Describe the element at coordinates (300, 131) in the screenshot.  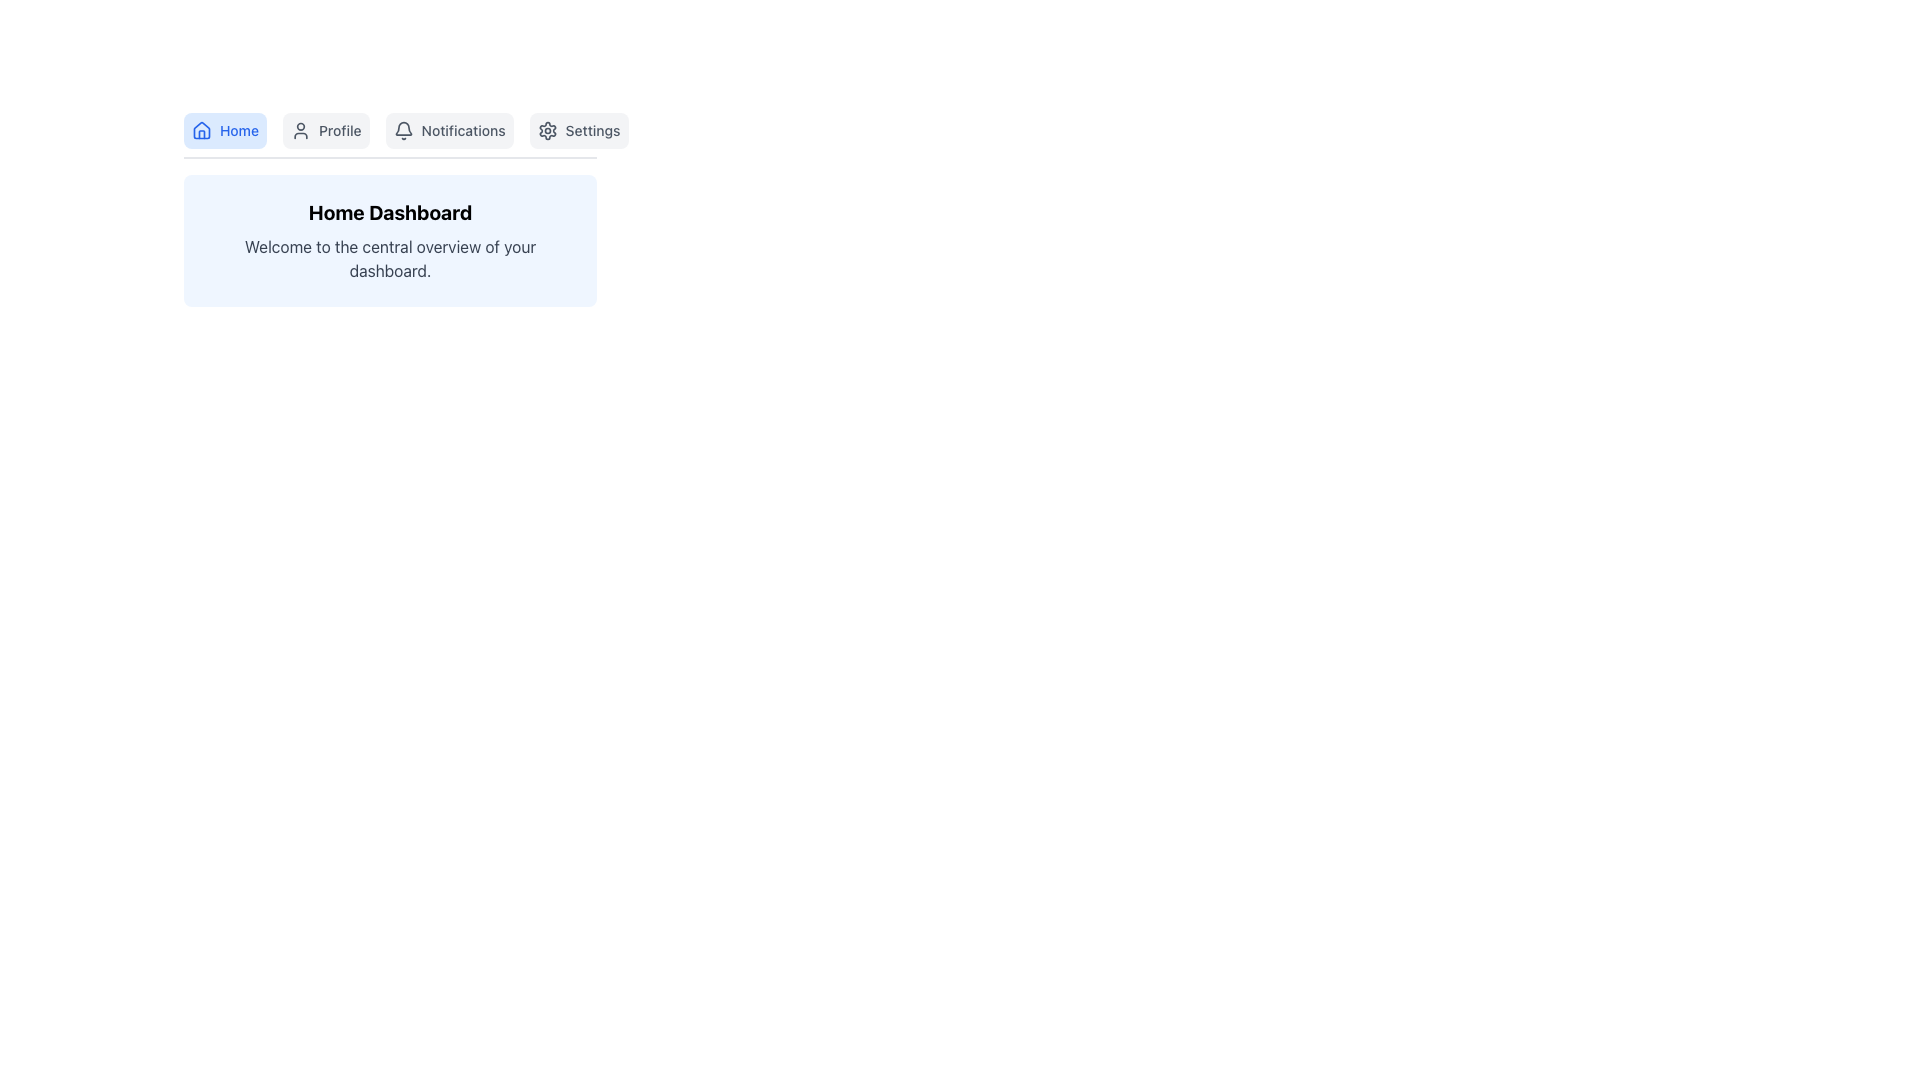
I see `the Profile button by moving the cursor to the icon that indicates navigation to the user's profile page` at that location.